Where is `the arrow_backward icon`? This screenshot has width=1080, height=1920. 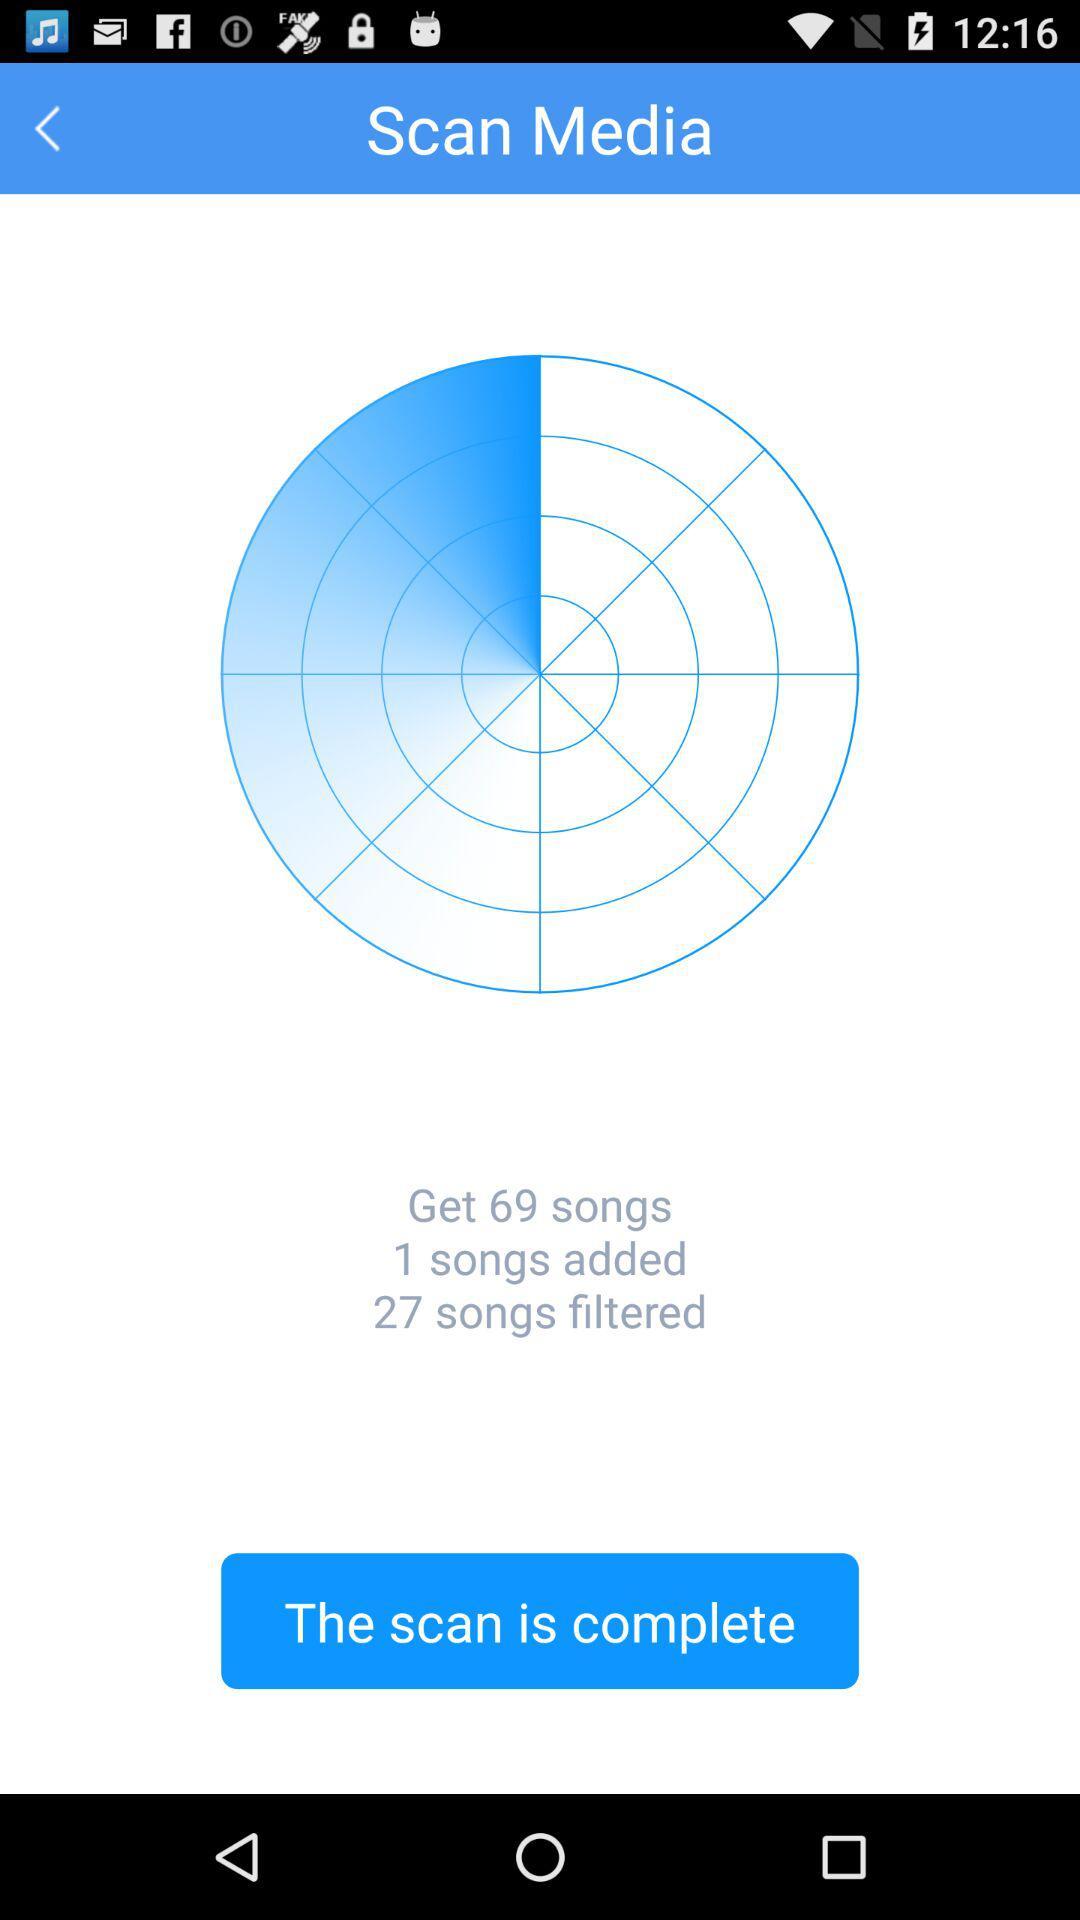
the arrow_backward icon is located at coordinates (46, 136).